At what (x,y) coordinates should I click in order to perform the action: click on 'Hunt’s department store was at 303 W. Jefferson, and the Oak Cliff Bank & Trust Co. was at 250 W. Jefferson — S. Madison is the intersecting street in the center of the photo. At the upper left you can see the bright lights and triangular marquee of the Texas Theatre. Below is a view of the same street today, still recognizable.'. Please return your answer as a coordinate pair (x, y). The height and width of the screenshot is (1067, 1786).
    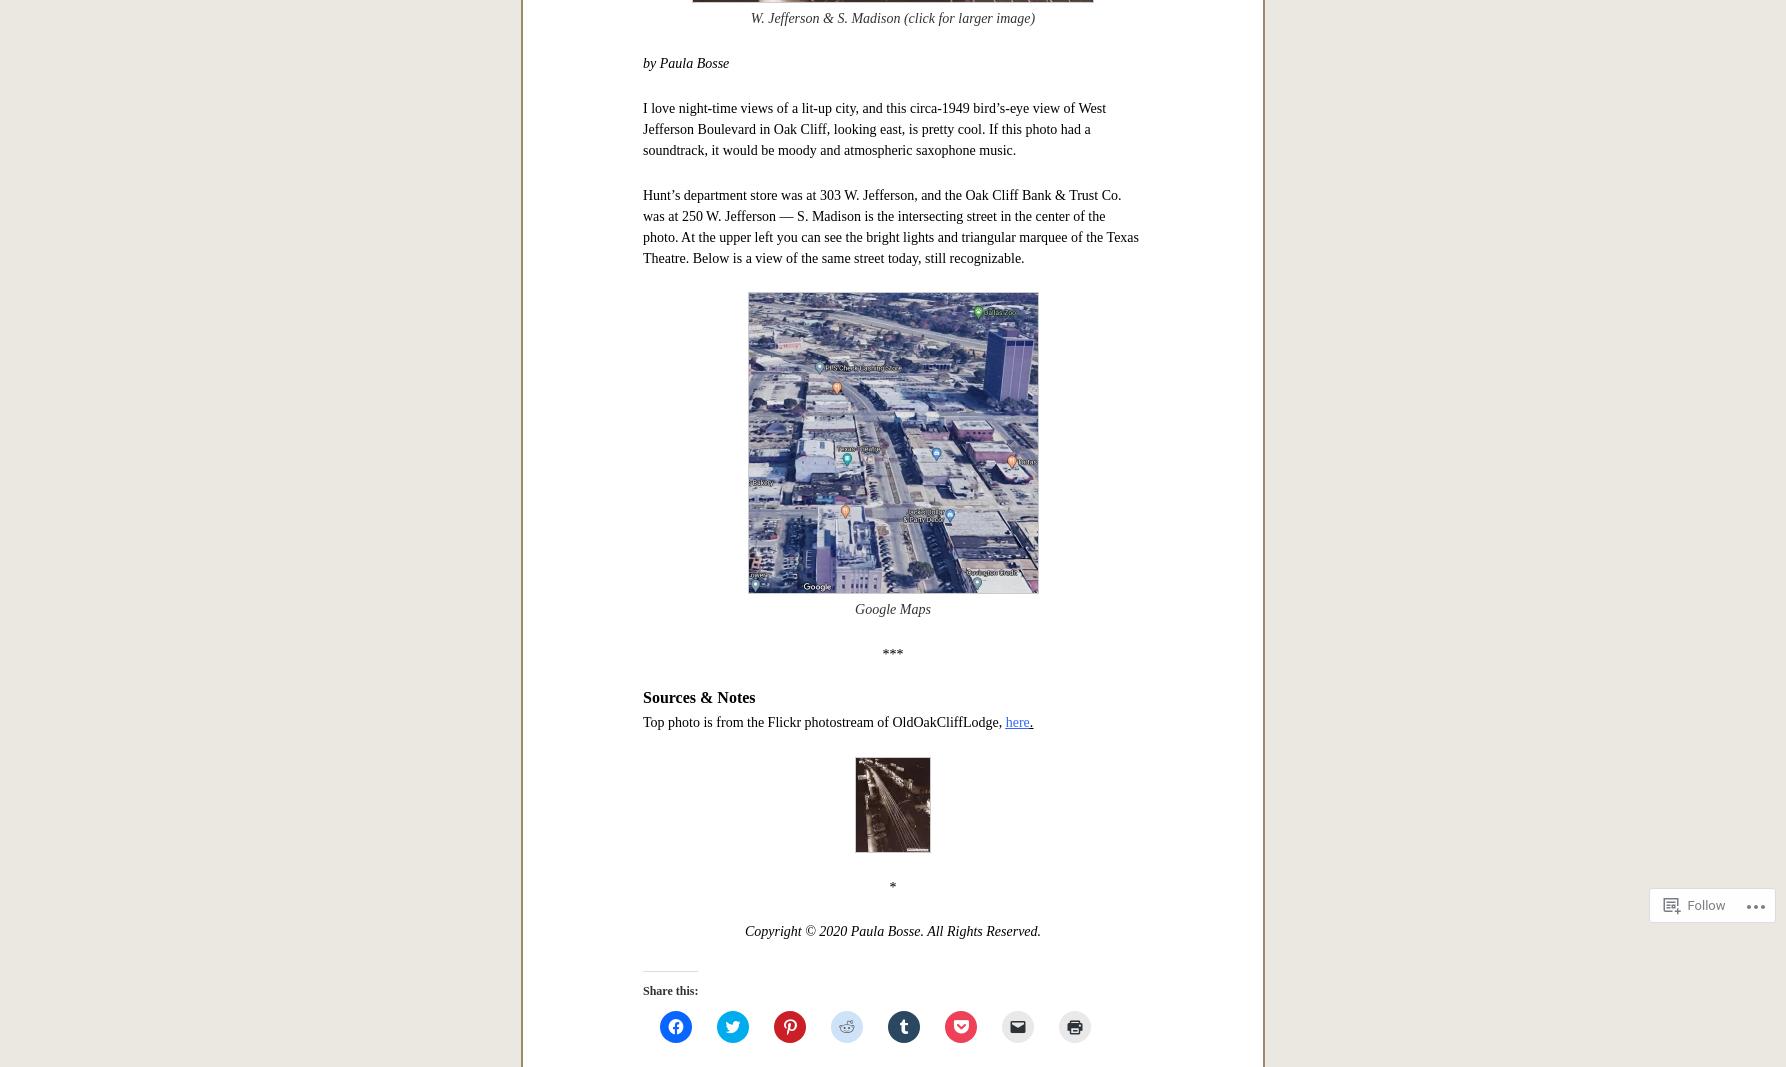
    Looking at the image, I should click on (642, 225).